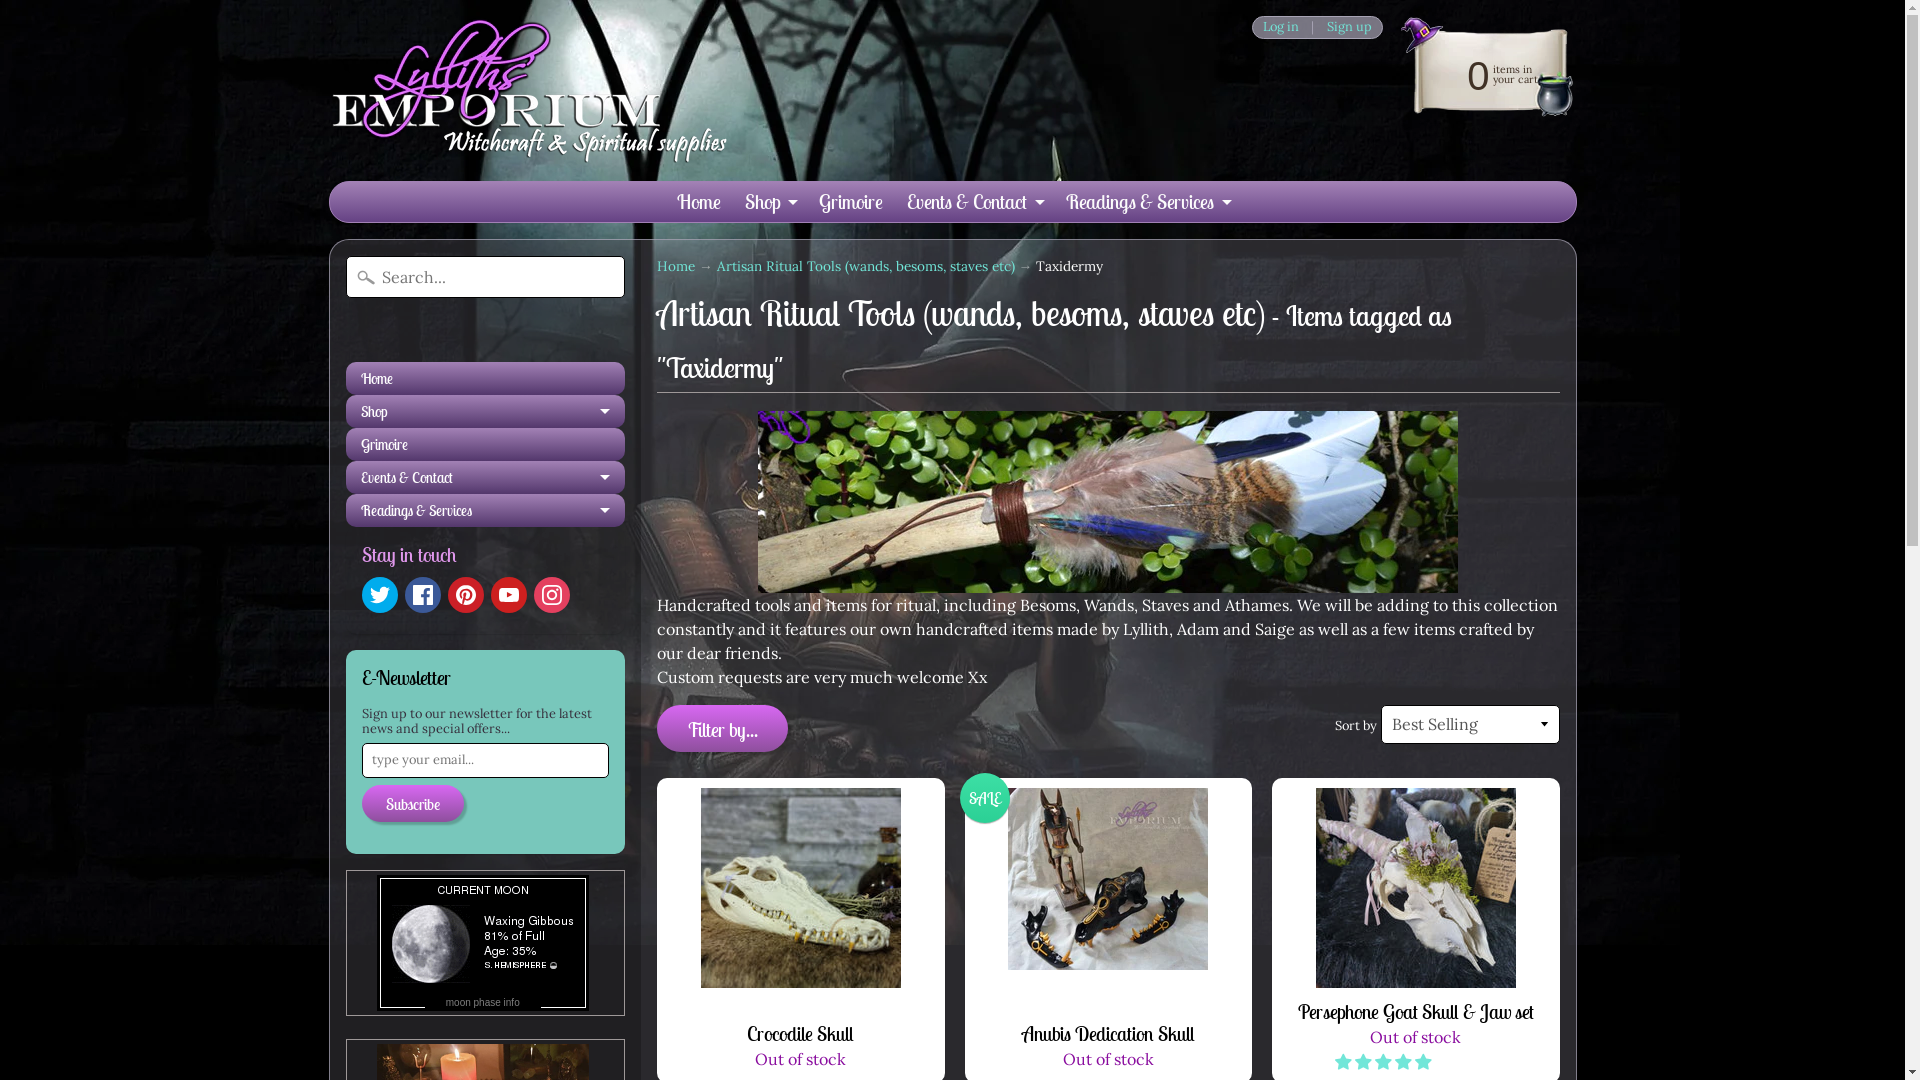 The image size is (1920, 1080). Describe the element at coordinates (865, 265) in the screenshot. I see `'Artisan Ritual Tools (wands, besoms, staves etc)'` at that location.